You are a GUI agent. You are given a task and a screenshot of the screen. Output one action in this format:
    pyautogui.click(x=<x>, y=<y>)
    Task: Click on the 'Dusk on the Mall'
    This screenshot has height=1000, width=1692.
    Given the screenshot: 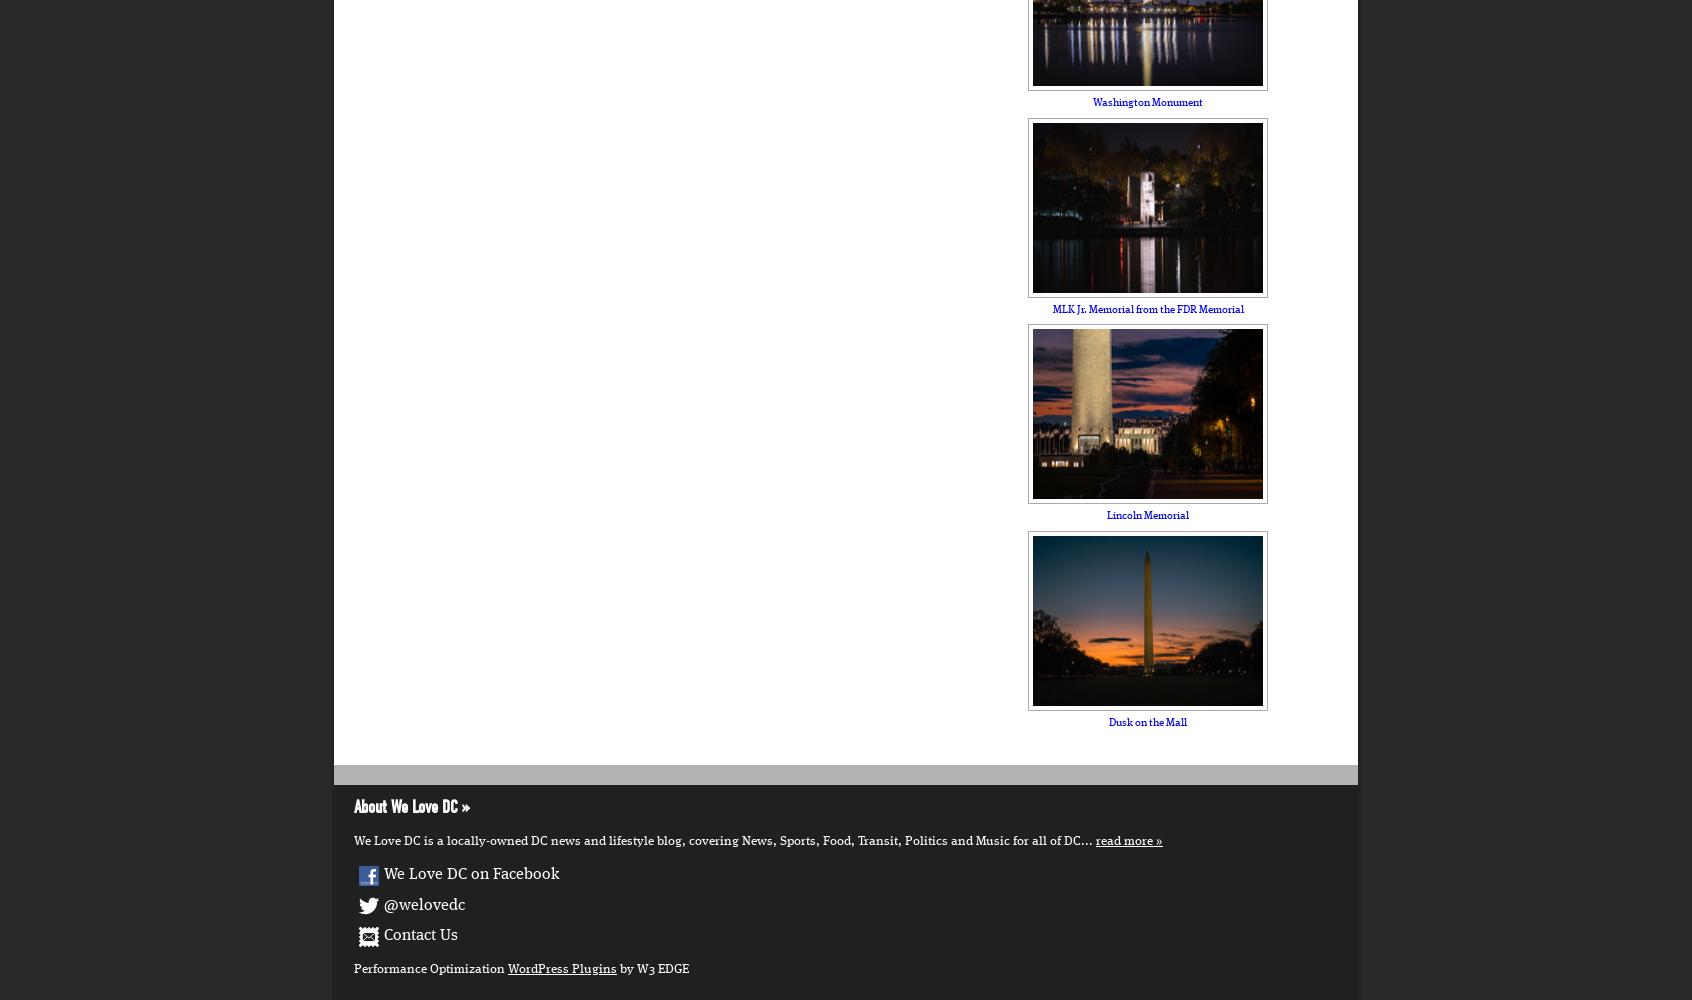 What is the action you would take?
    pyautogui.click(x=1147, y=721)
    